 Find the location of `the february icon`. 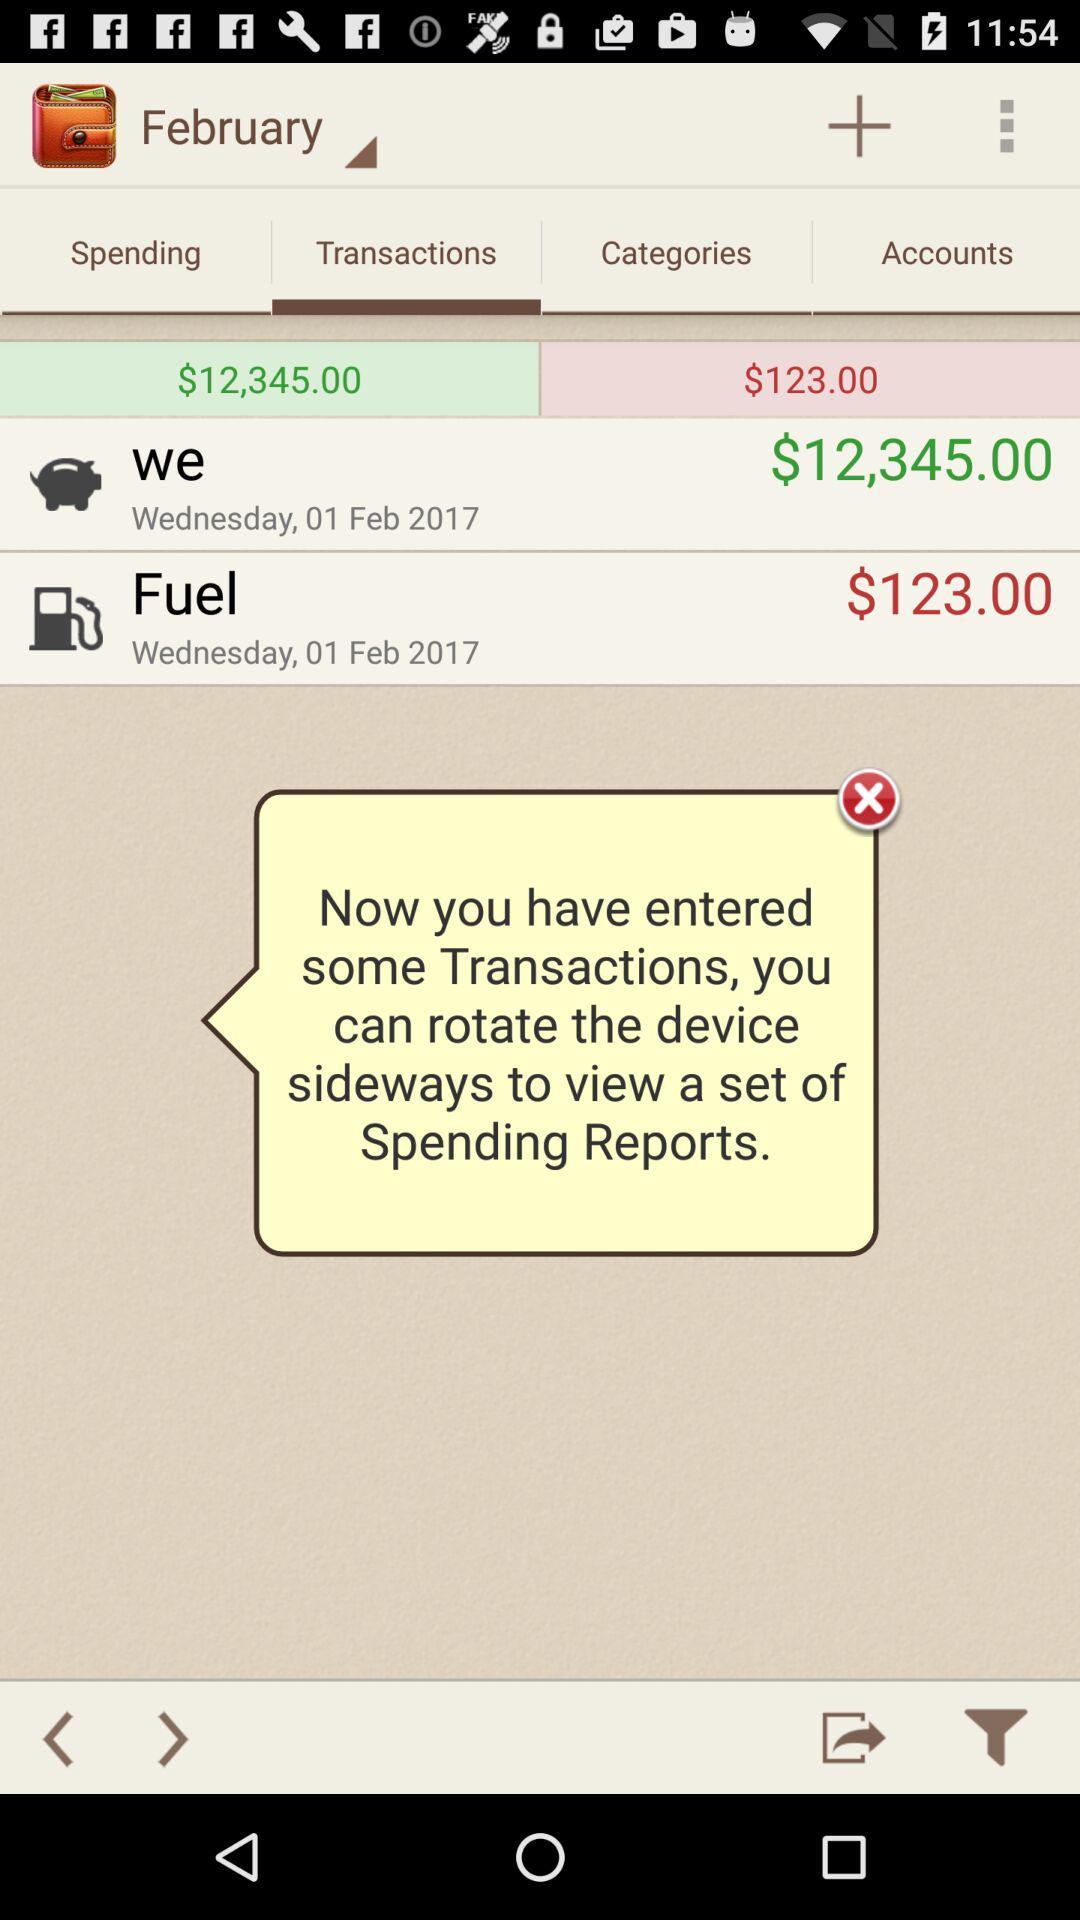

the february icon is located at coordinates (258, 124).